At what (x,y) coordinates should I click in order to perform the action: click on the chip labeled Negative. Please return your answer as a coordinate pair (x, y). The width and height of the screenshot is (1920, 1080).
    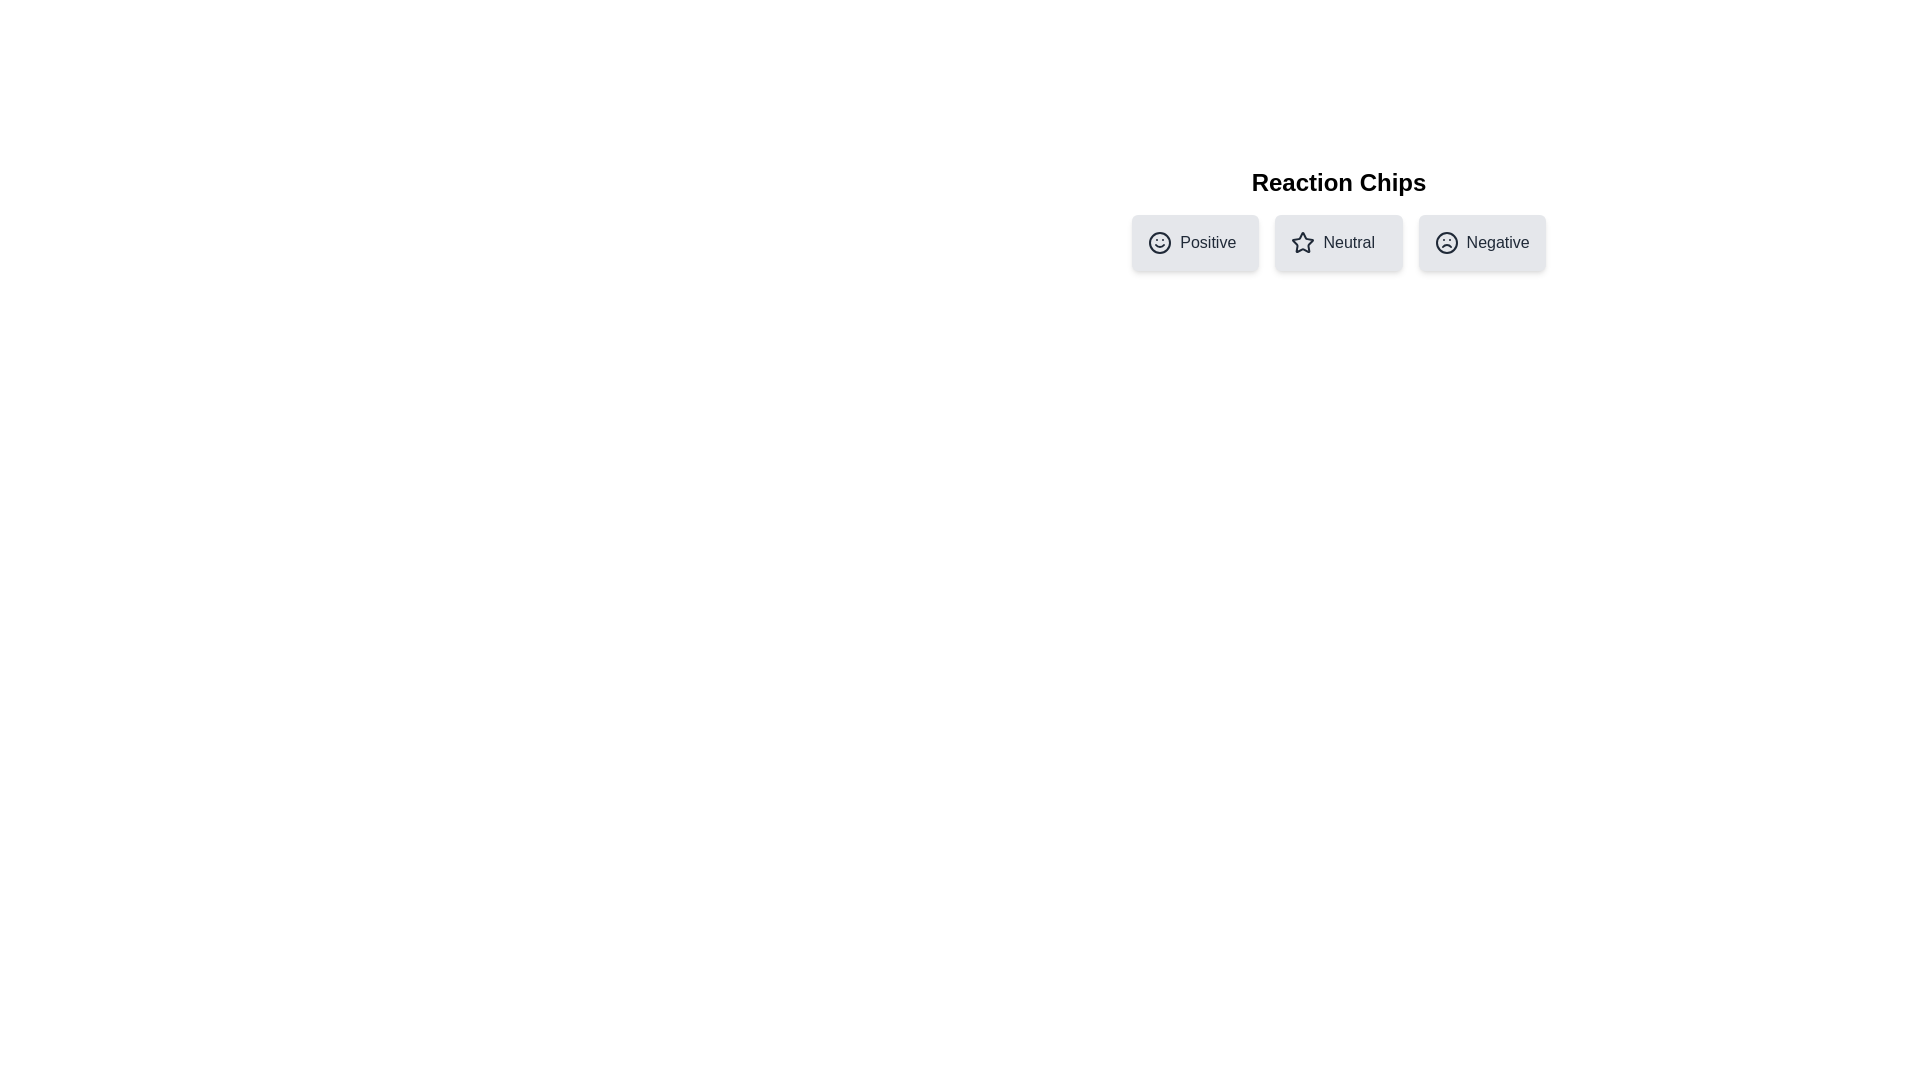
    Looking at the image, I should click on (1482, 242).